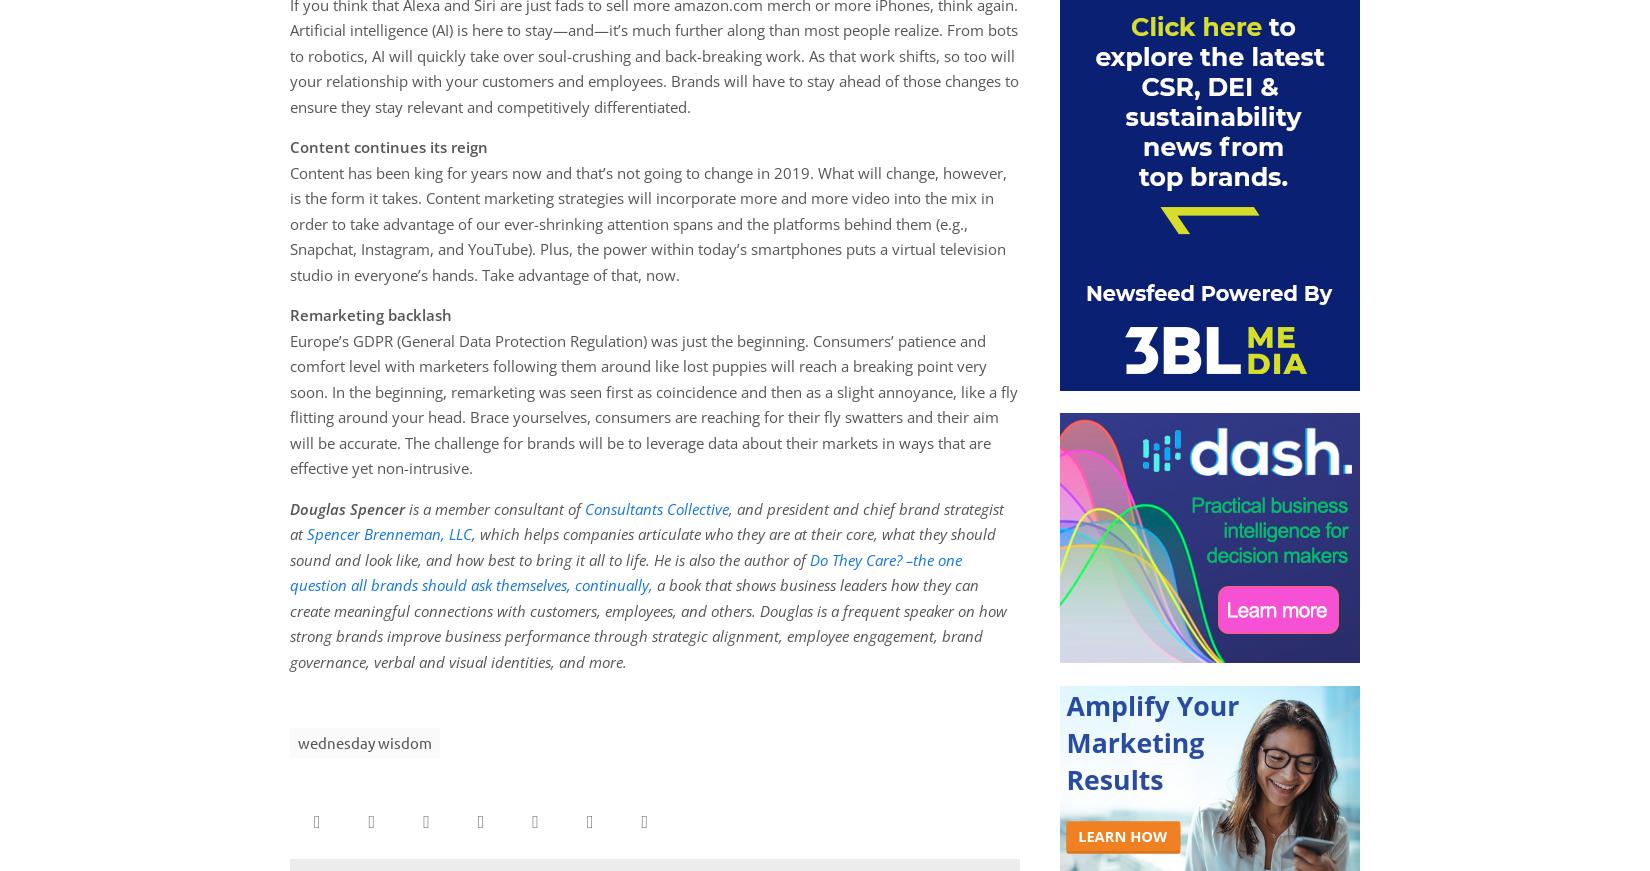  What do you see at coordinates (290, 571) in the screenshot?
I see `'Do They Care? –the one question all brands should ask themselves, continually,'` at bounding box center [290, 571].